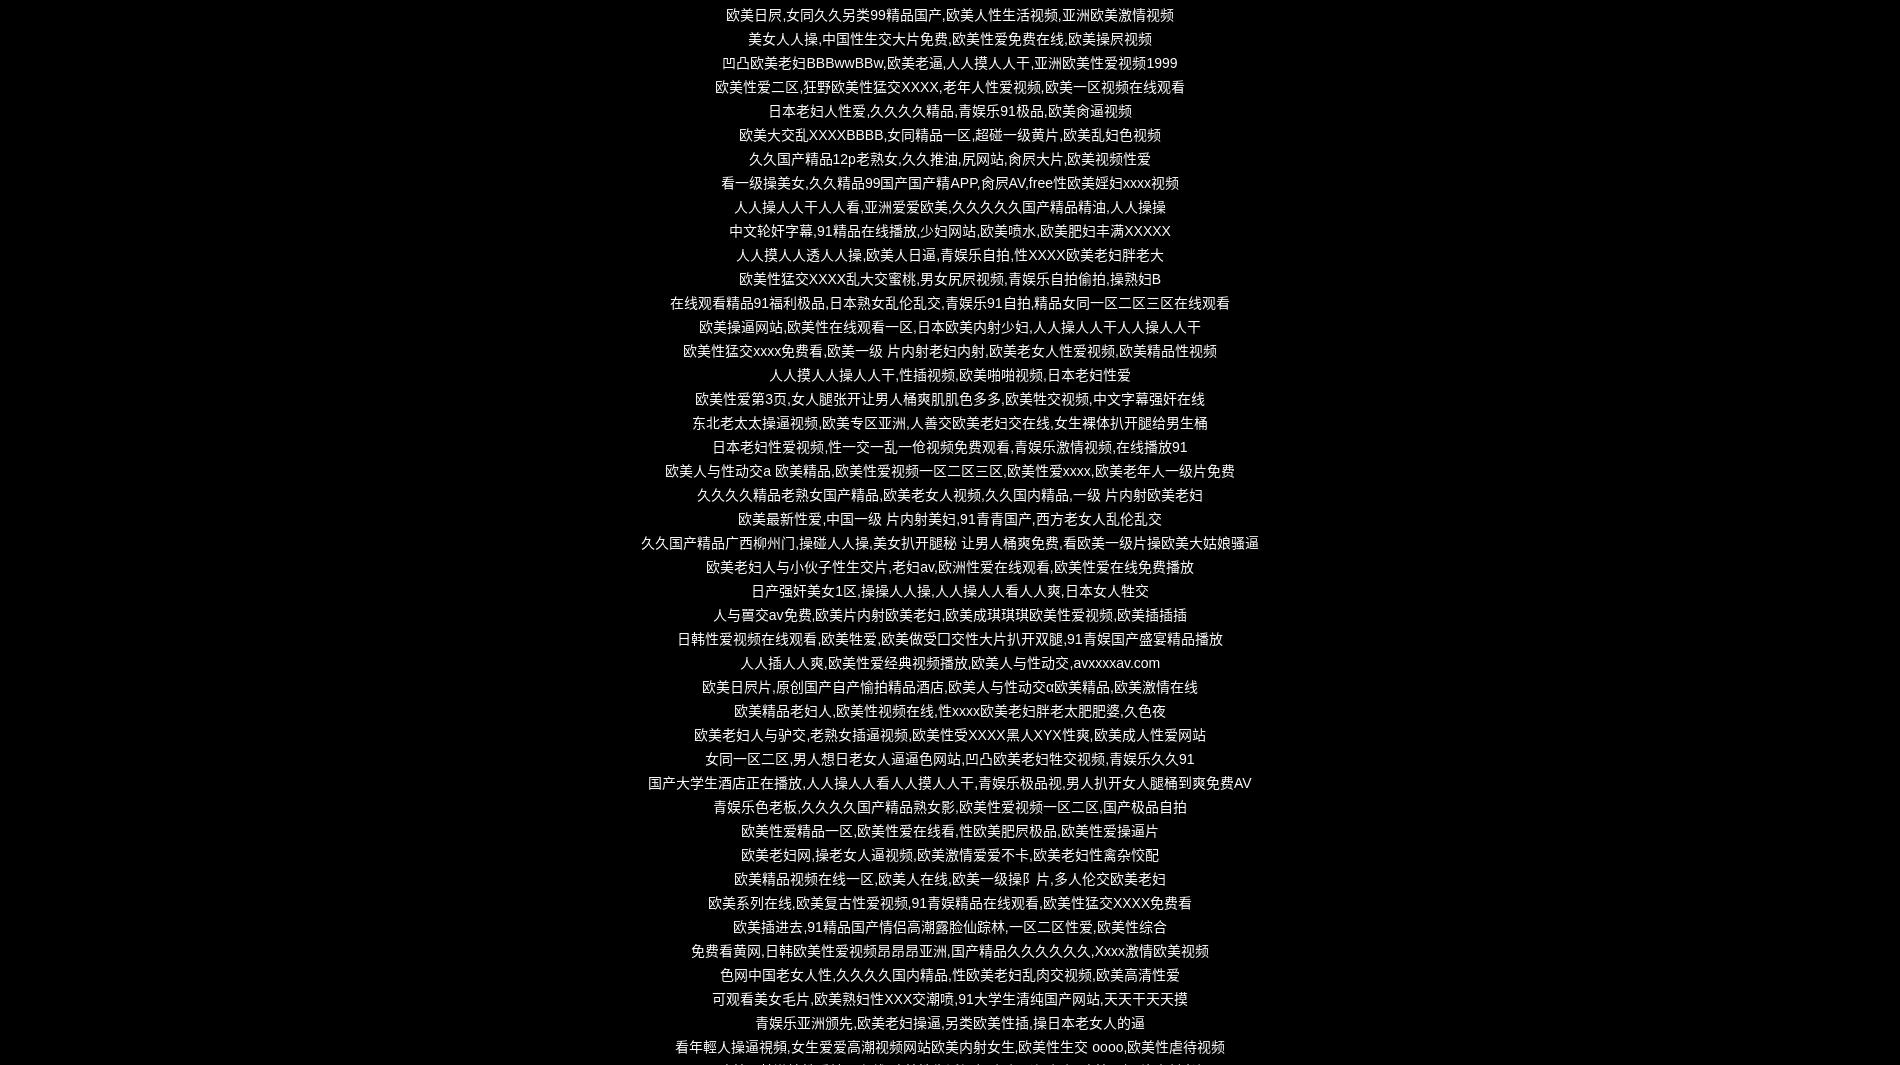  What do you see at coordinates (948, 278) in the screenshot?
I see `'欧美性猛交XXXX乱大交蜜桃,男女尻屄视频,青娱乐自拍偷拍,操熟妇B'` at bounding box center [948, 278].